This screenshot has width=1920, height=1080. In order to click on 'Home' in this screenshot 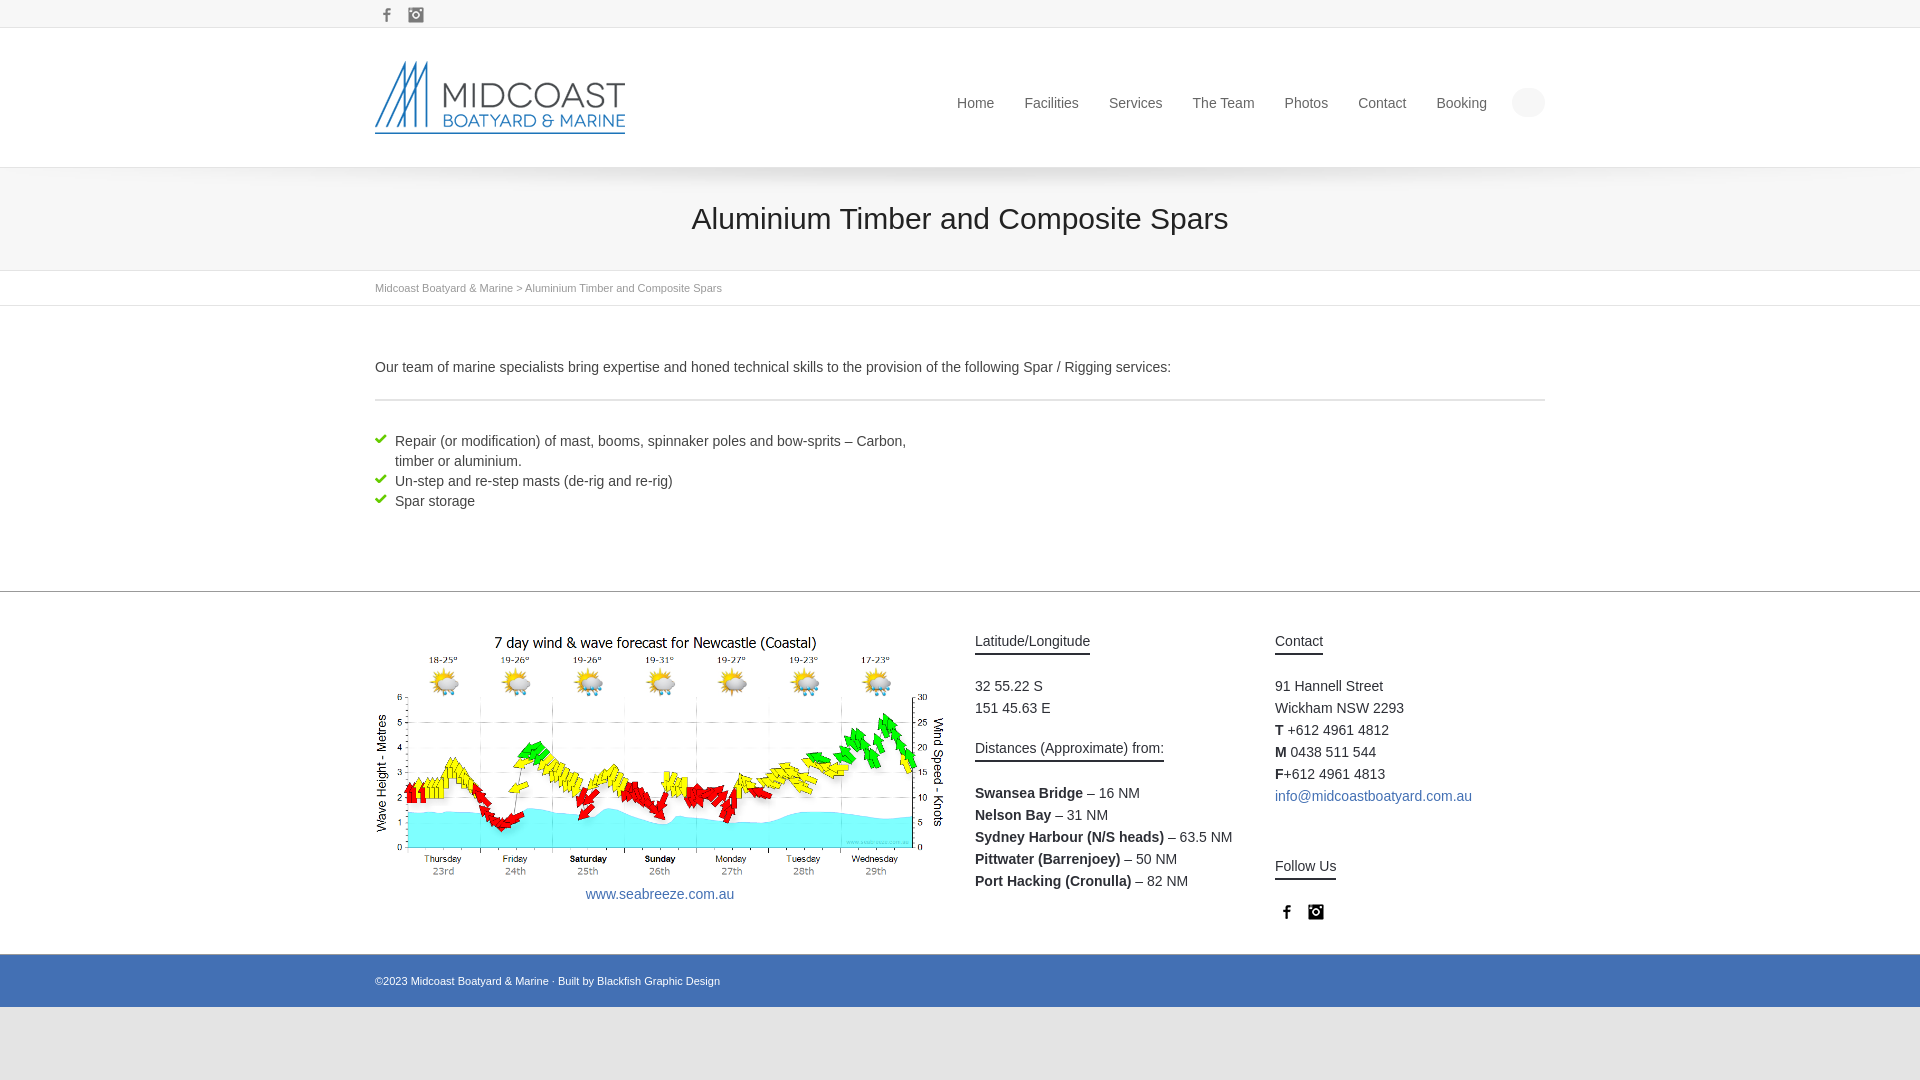, I will do `click(955, 103)`.